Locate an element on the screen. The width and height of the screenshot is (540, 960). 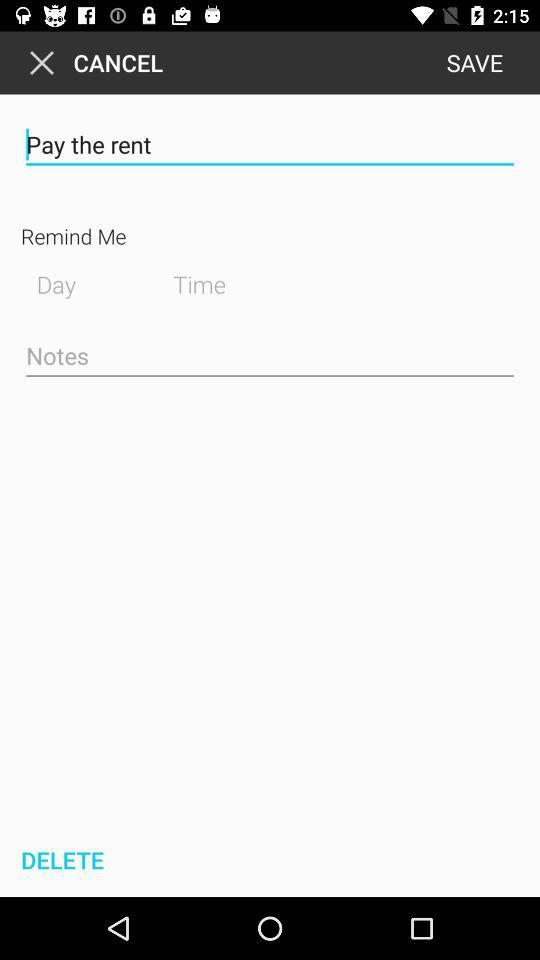
icon below the cancel is located at coordinates (270, 144).